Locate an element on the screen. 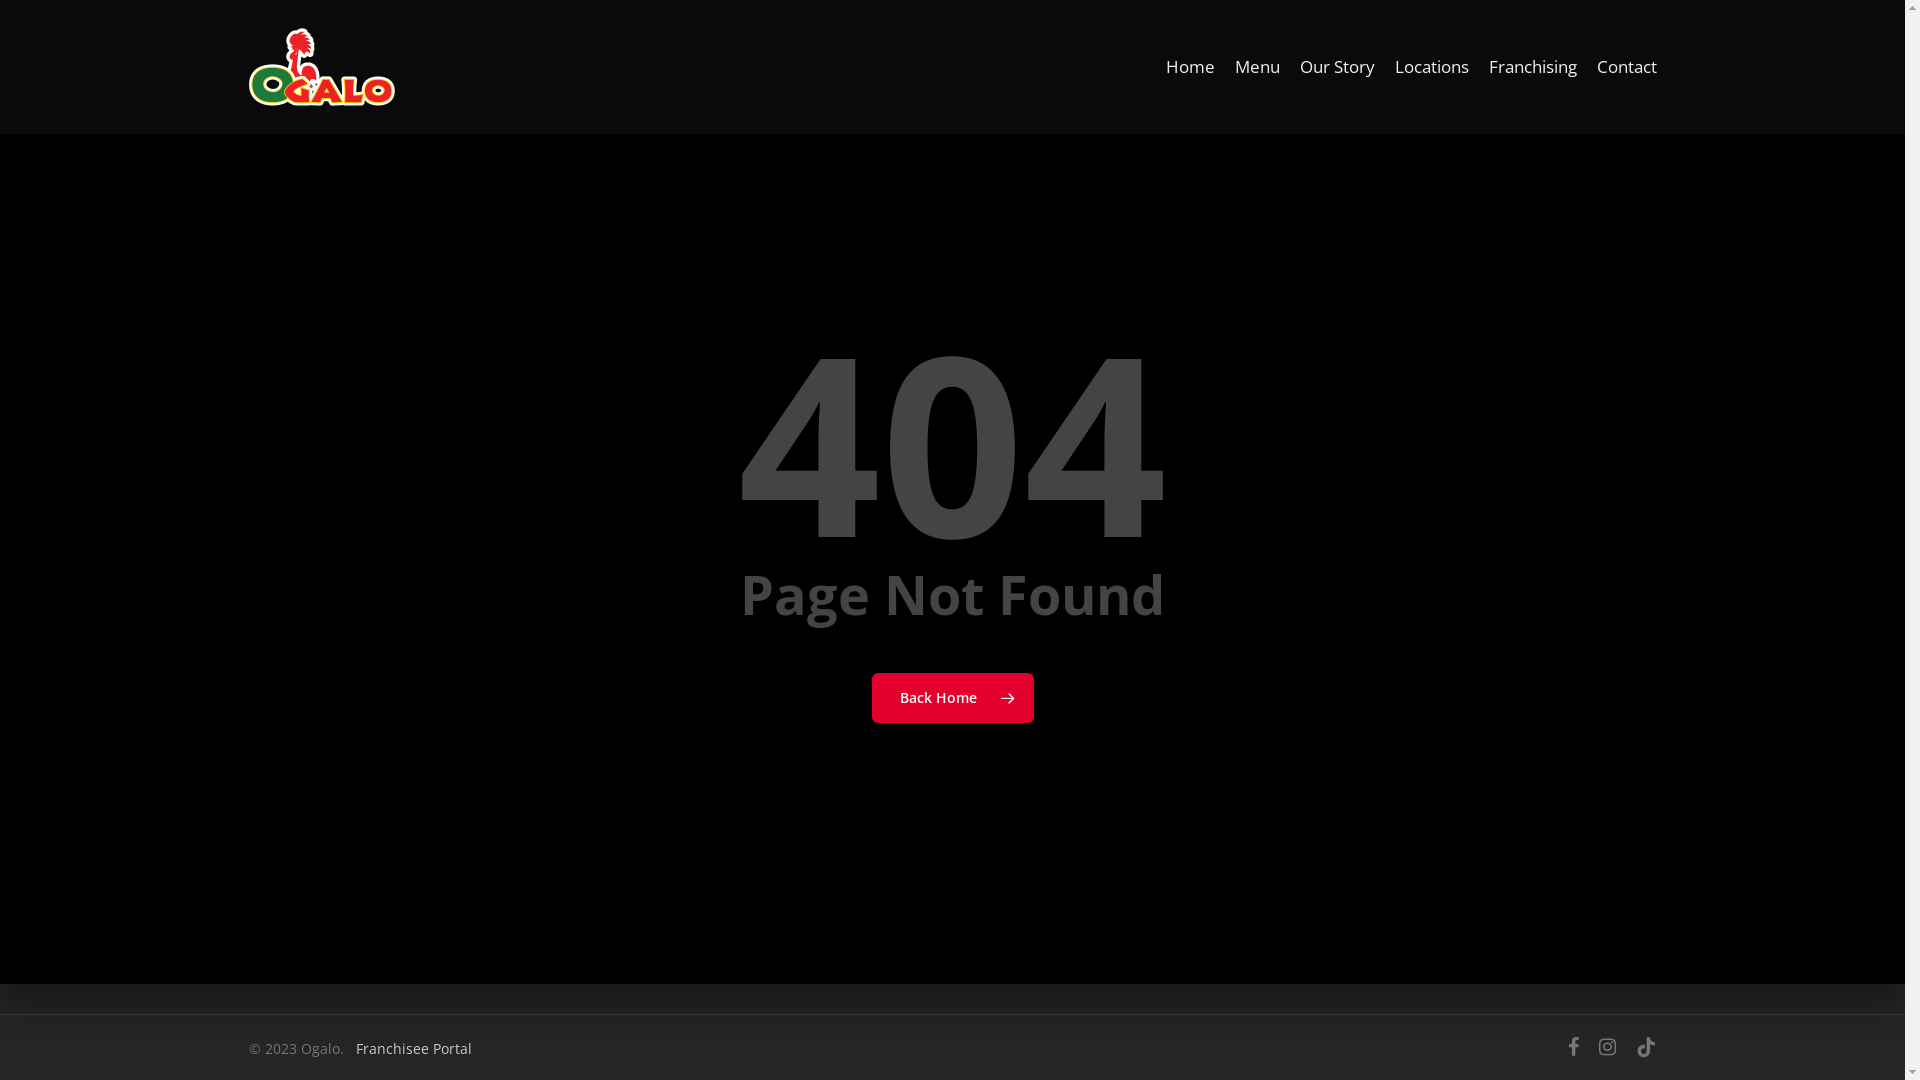 This screenshot has width=1920, height=1080. 'Franchisee Portal' is located at coordinates (412, 1047).